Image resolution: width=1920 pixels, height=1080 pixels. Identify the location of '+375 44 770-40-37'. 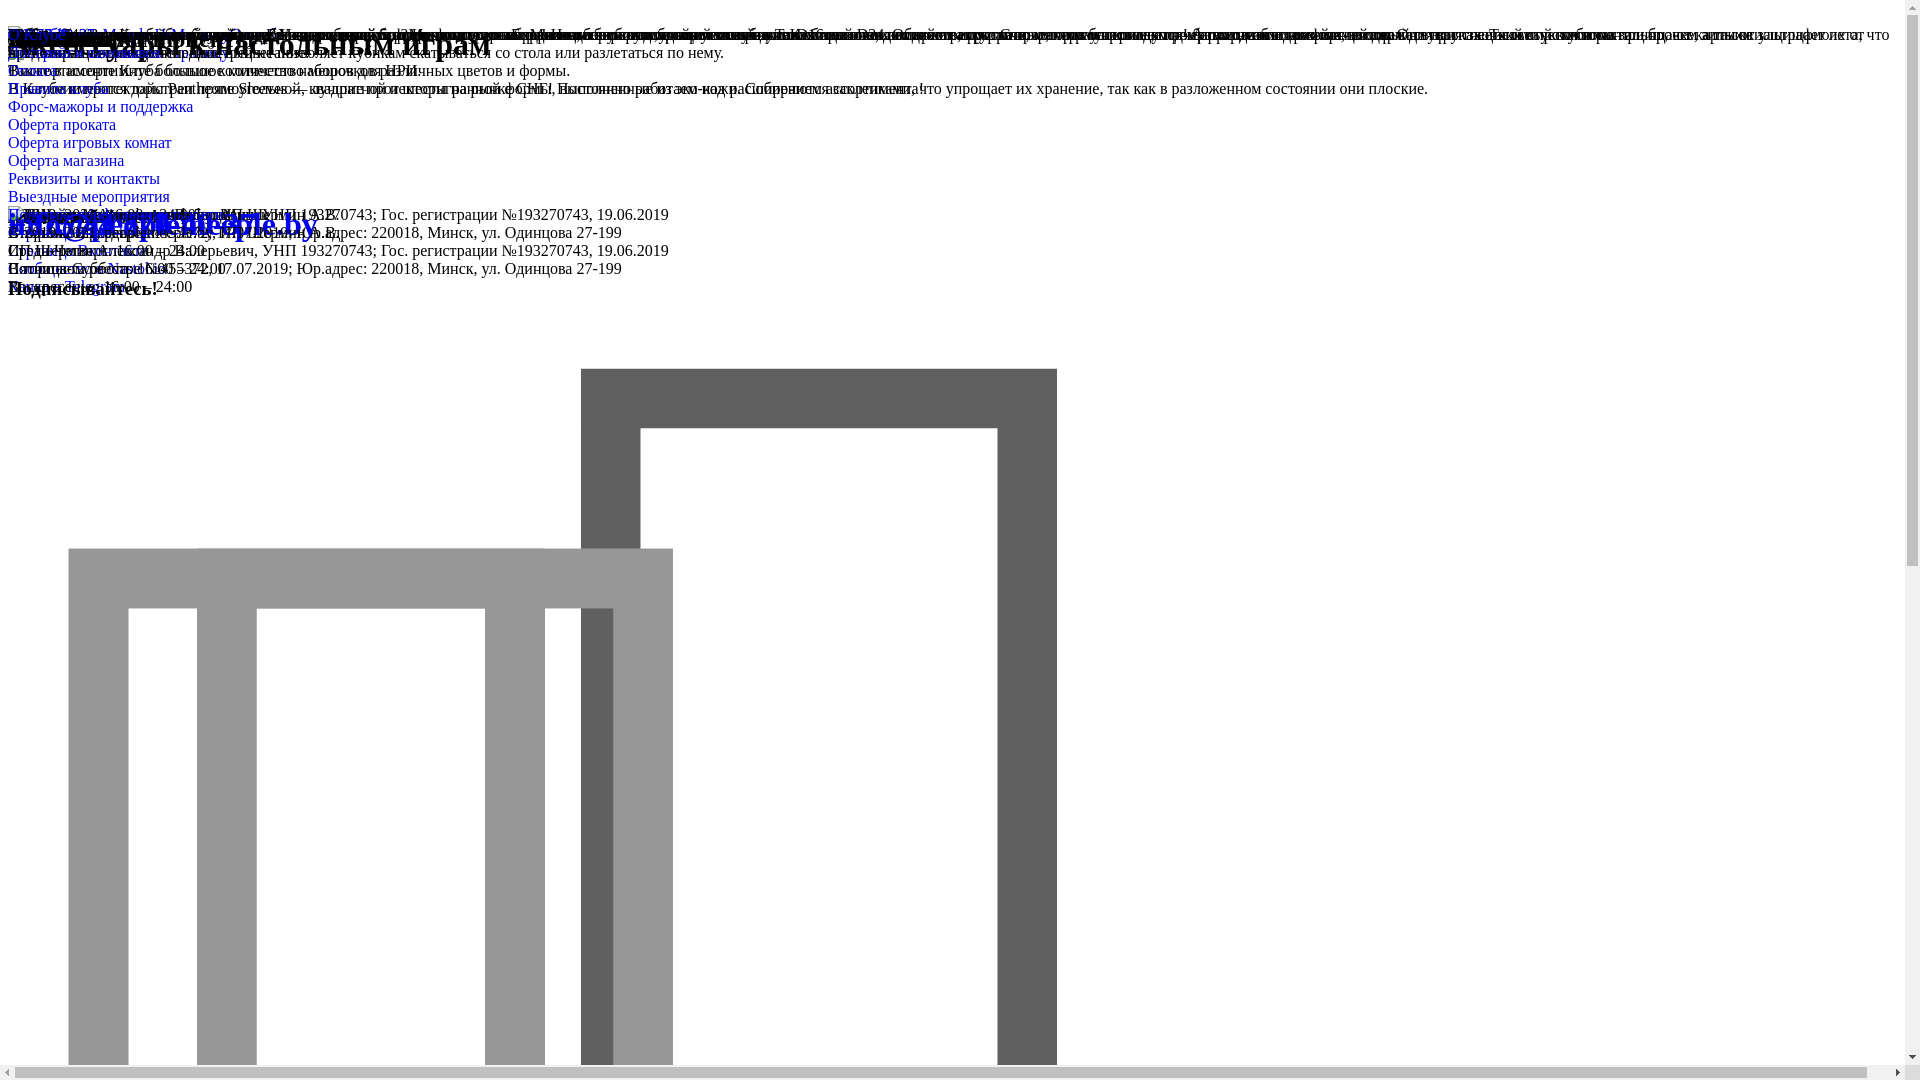
(131, 223).